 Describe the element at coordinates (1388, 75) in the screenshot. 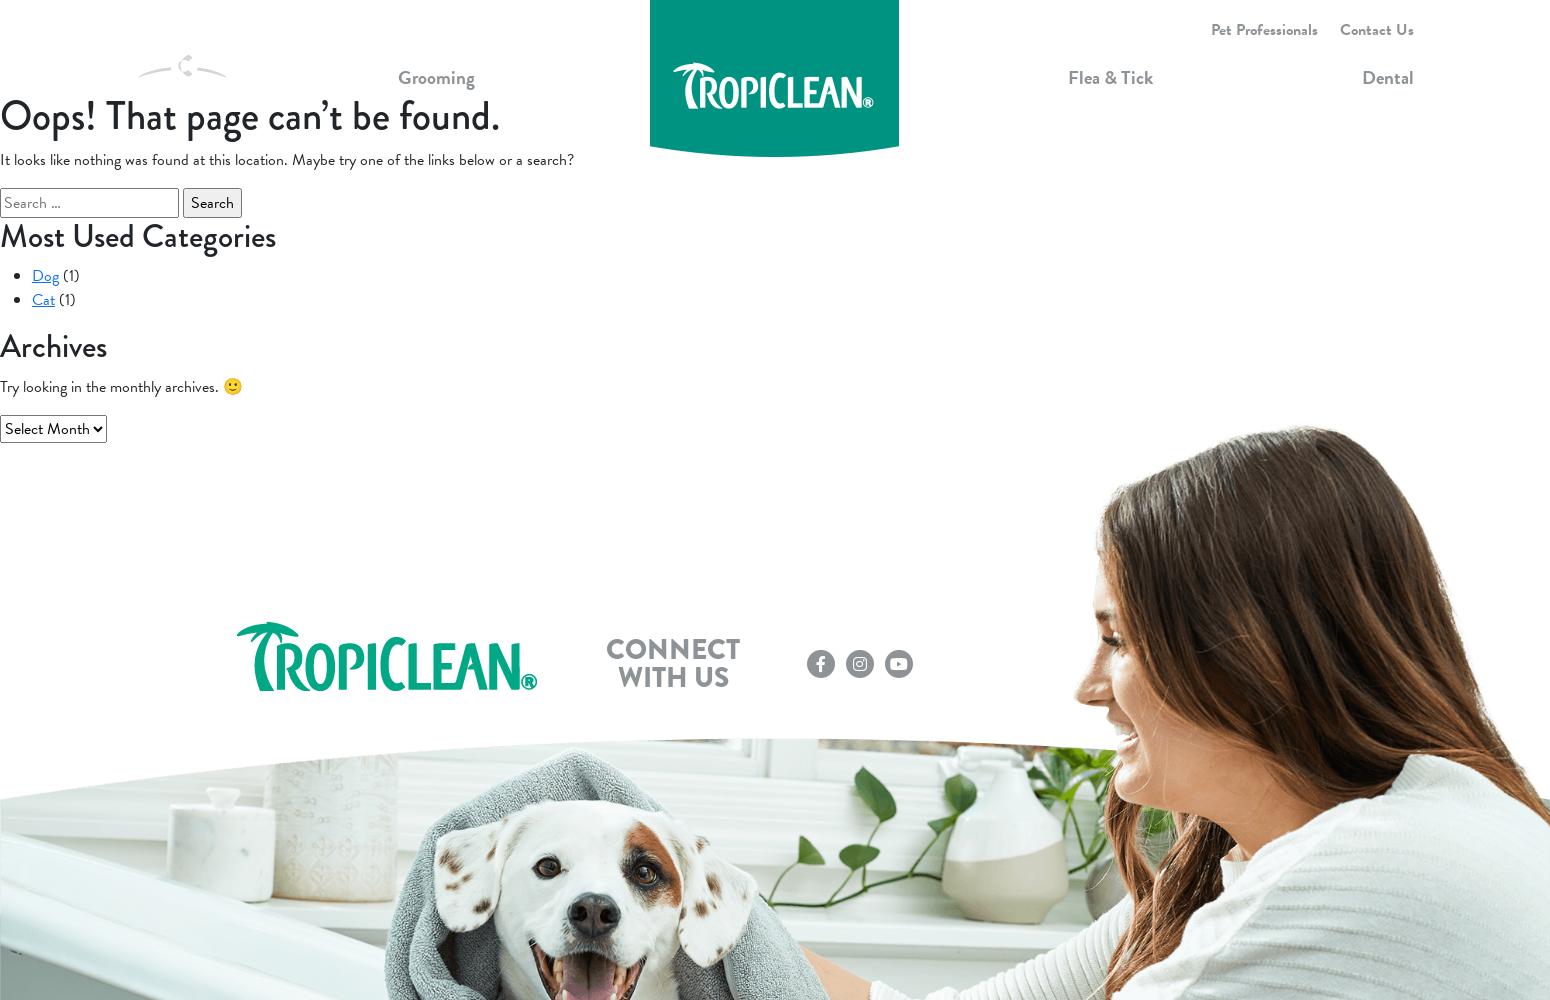

I see `'Dental'` at that location.